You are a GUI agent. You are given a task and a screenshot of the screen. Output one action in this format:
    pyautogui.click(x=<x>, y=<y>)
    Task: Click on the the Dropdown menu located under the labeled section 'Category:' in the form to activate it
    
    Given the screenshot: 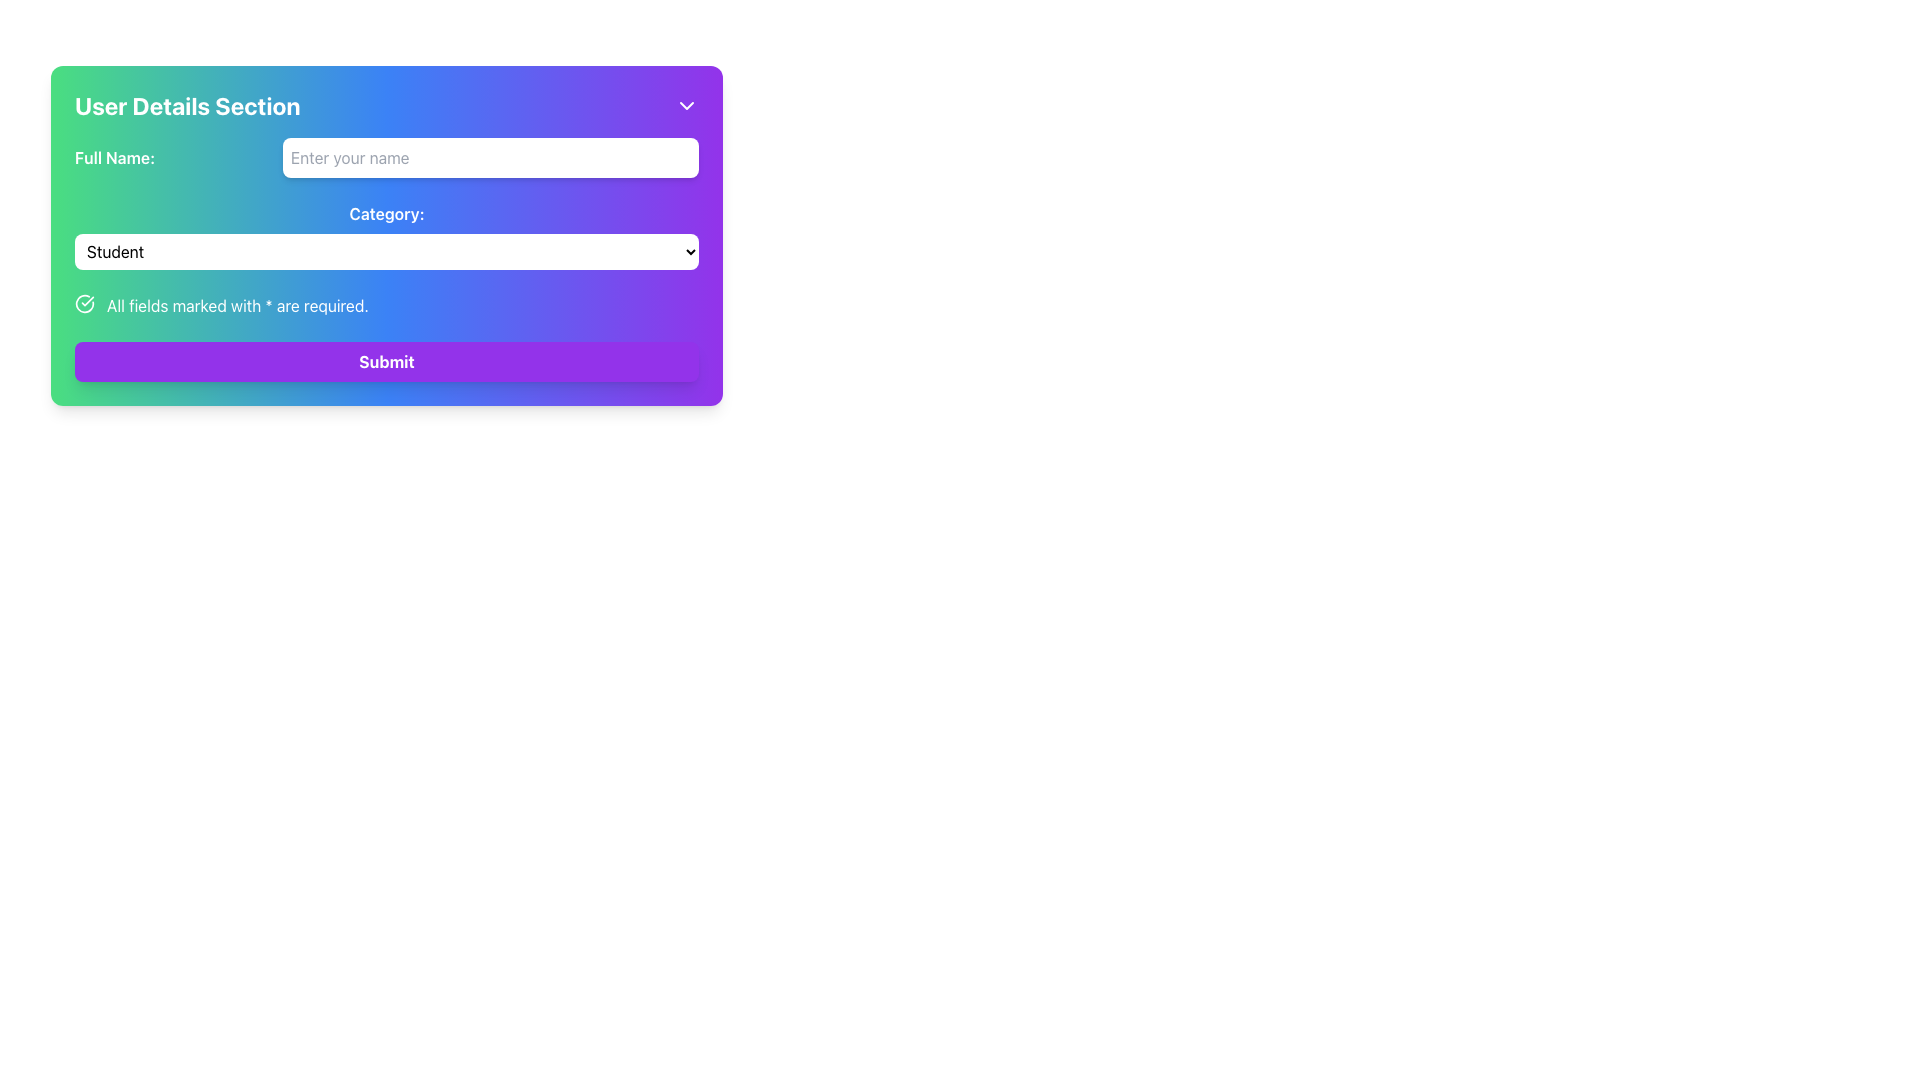 What is the action you would take?
    pyautogui.click(x=387, y=234)
    